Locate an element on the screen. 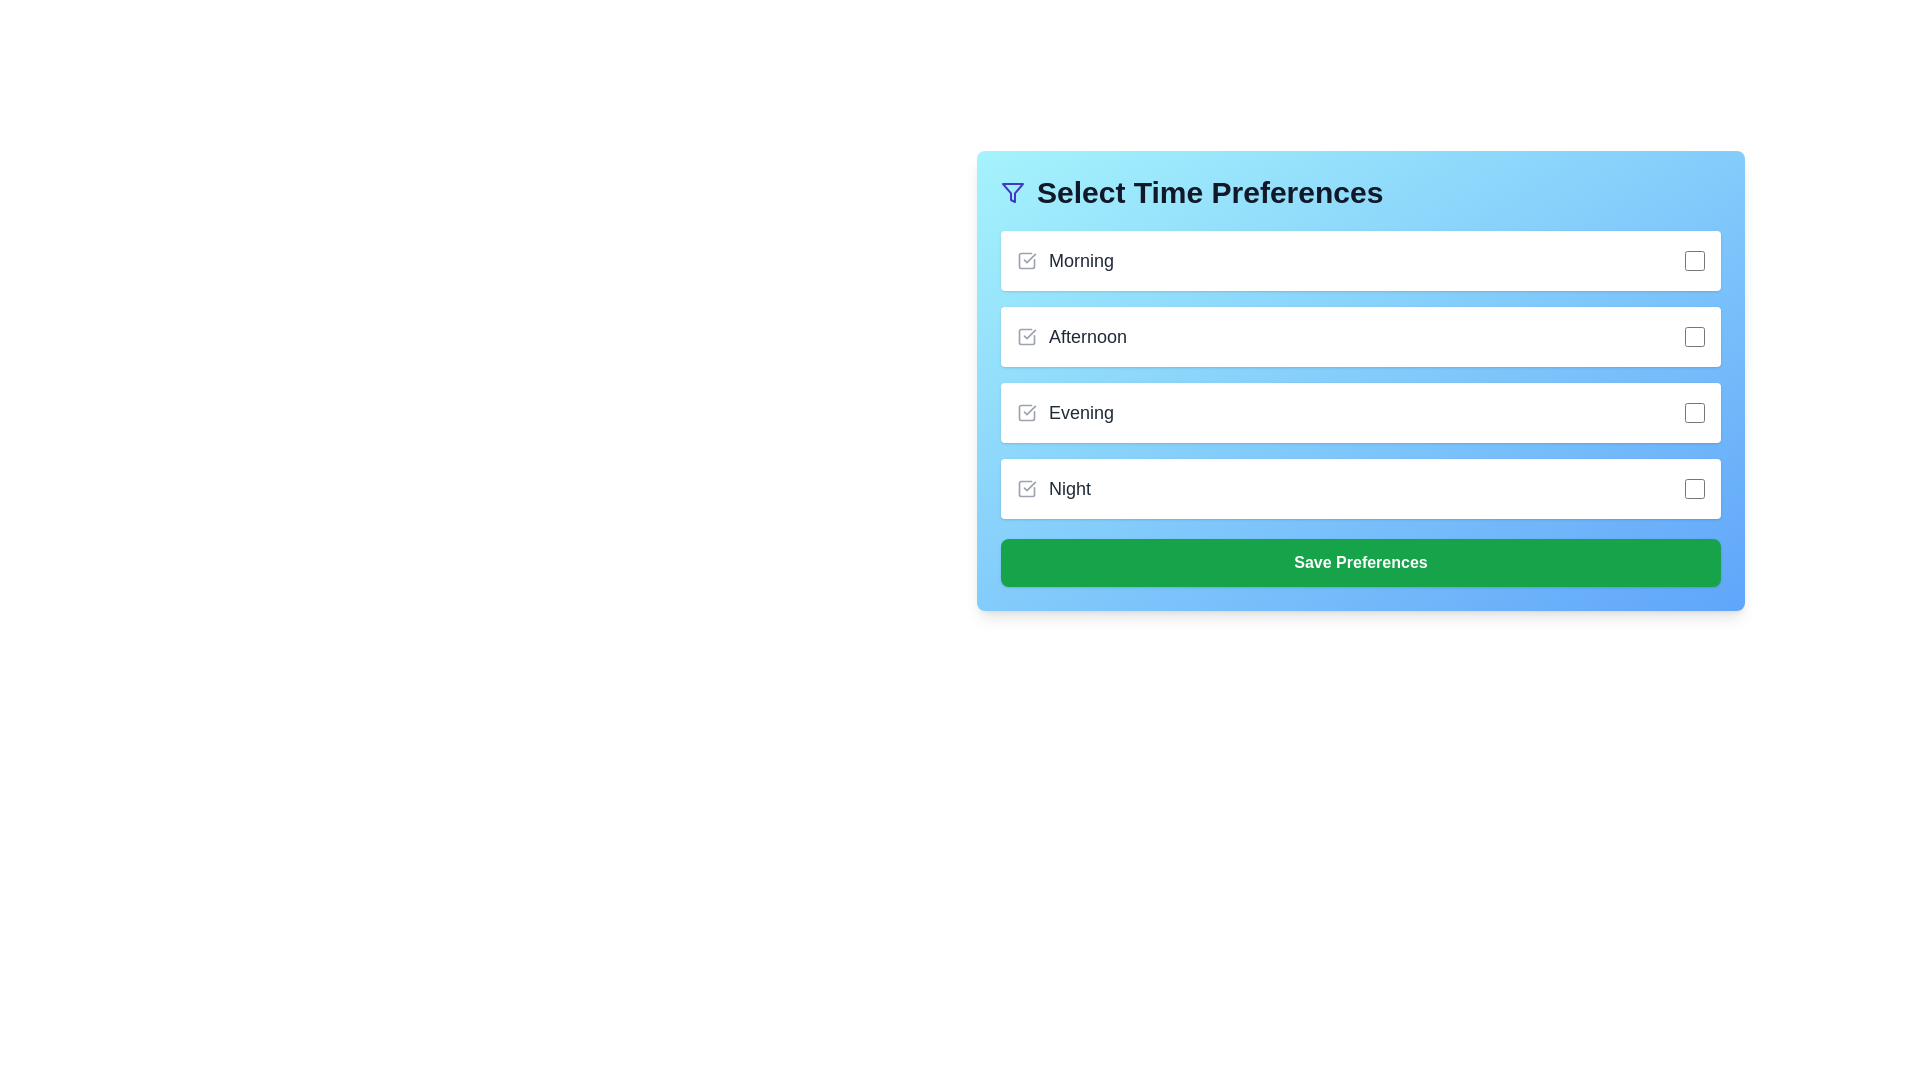 This screenshot has height=1080, width=1920. the checkbox outline (non-interactive SVG representation) located to the left of the 'Evening' text in the options list is located at coordinates (1027, 411).